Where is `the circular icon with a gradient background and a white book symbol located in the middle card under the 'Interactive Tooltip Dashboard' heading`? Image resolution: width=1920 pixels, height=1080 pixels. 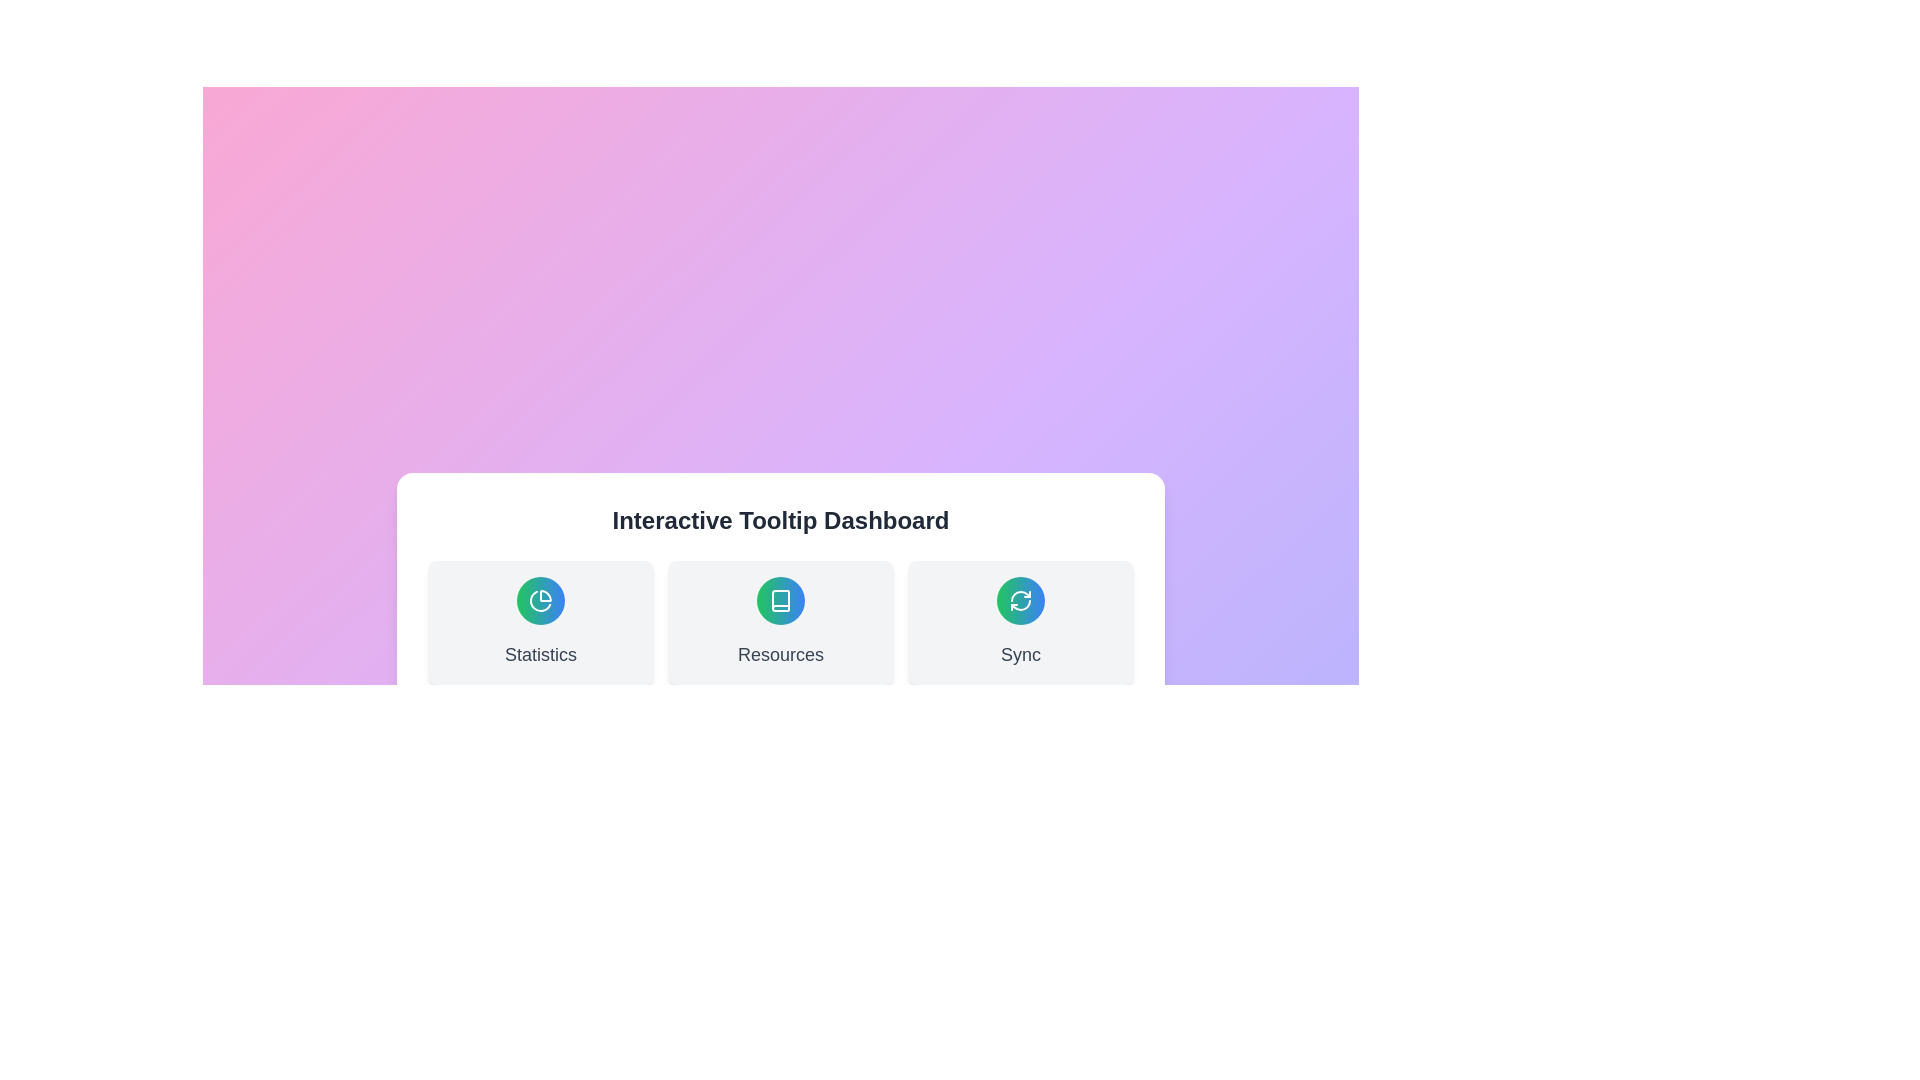 the circular icon with a gradient background and a white book symbol located in the middle card under the 'Interactive Tooltip Dashboard' heading is located at coordinates (780, 600).